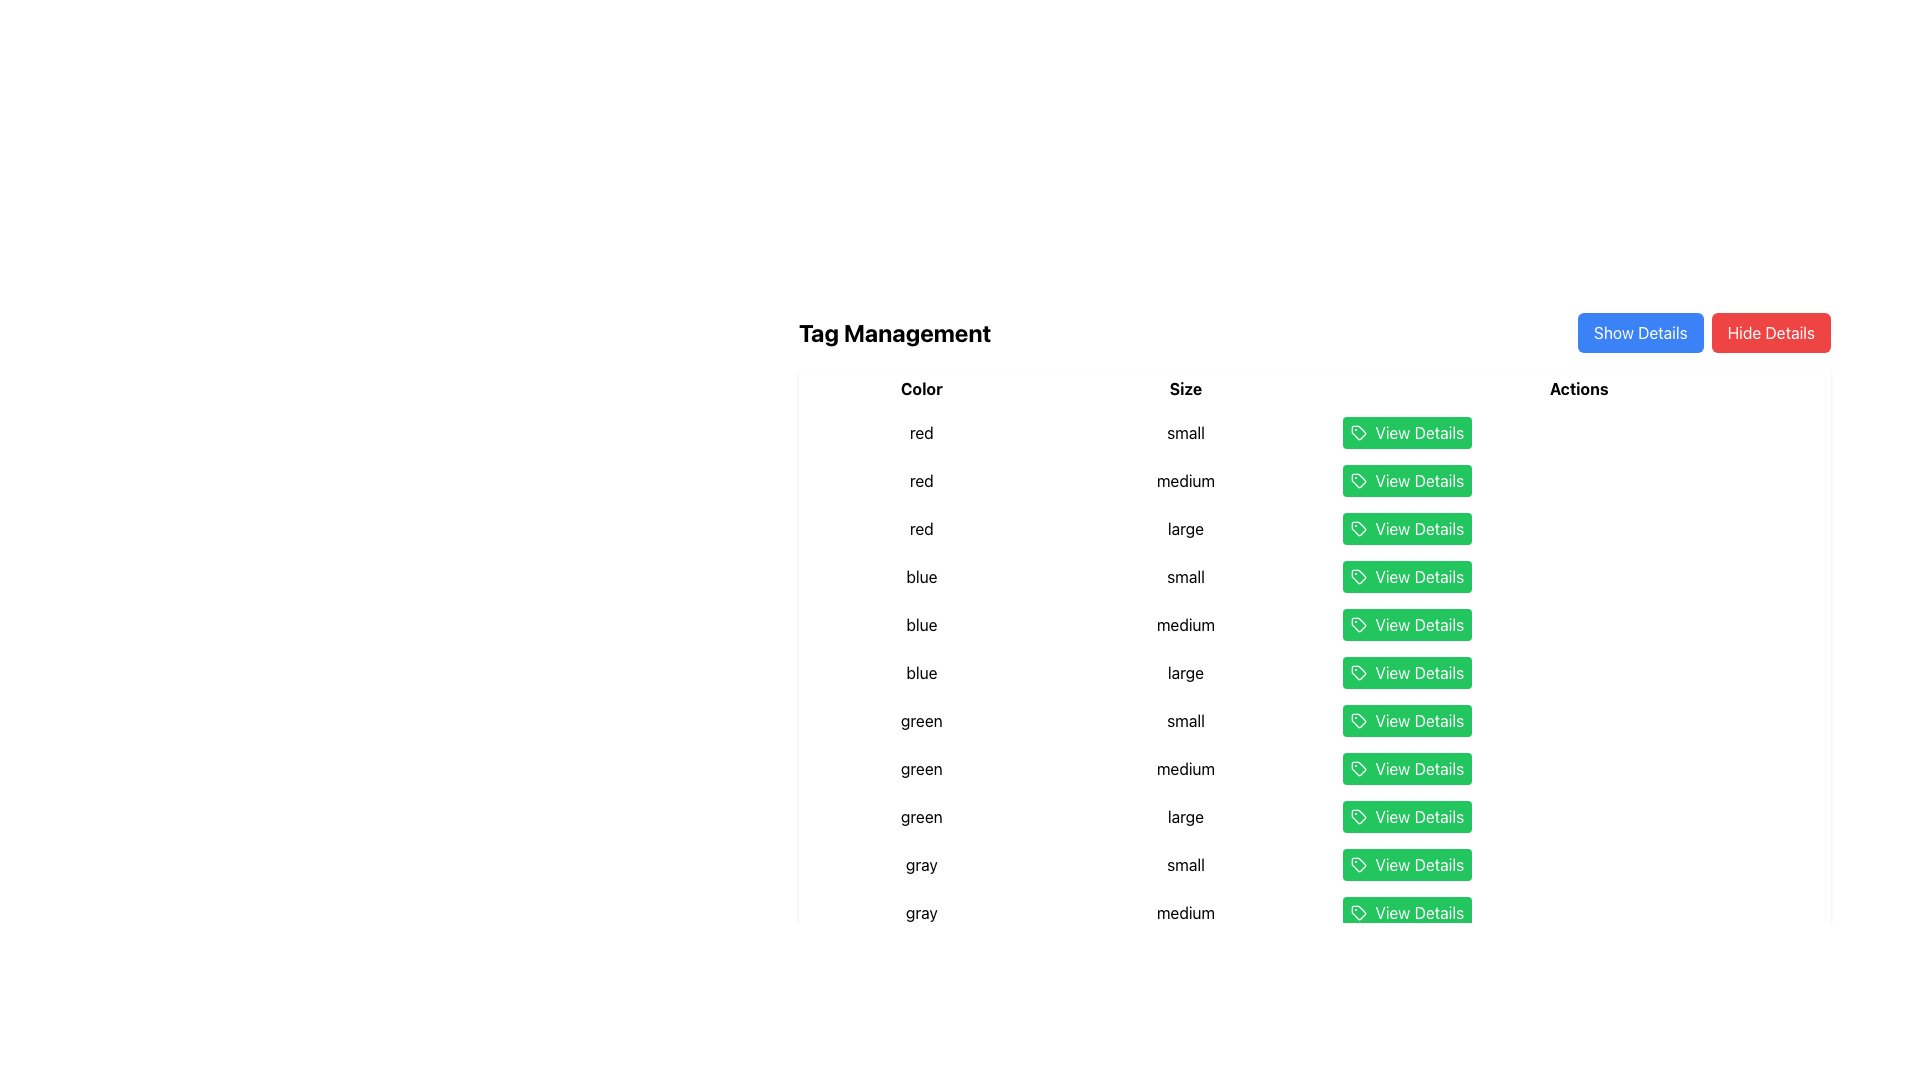  What do you see at coordinates (1359, 767) in the screenshot?
I see `the decorative icon within the third 'View Details' button in the 'Actions' column, which corresponds to the row with 'green' as the color and 'medium' as the size` at bounding box center [1359, 767].